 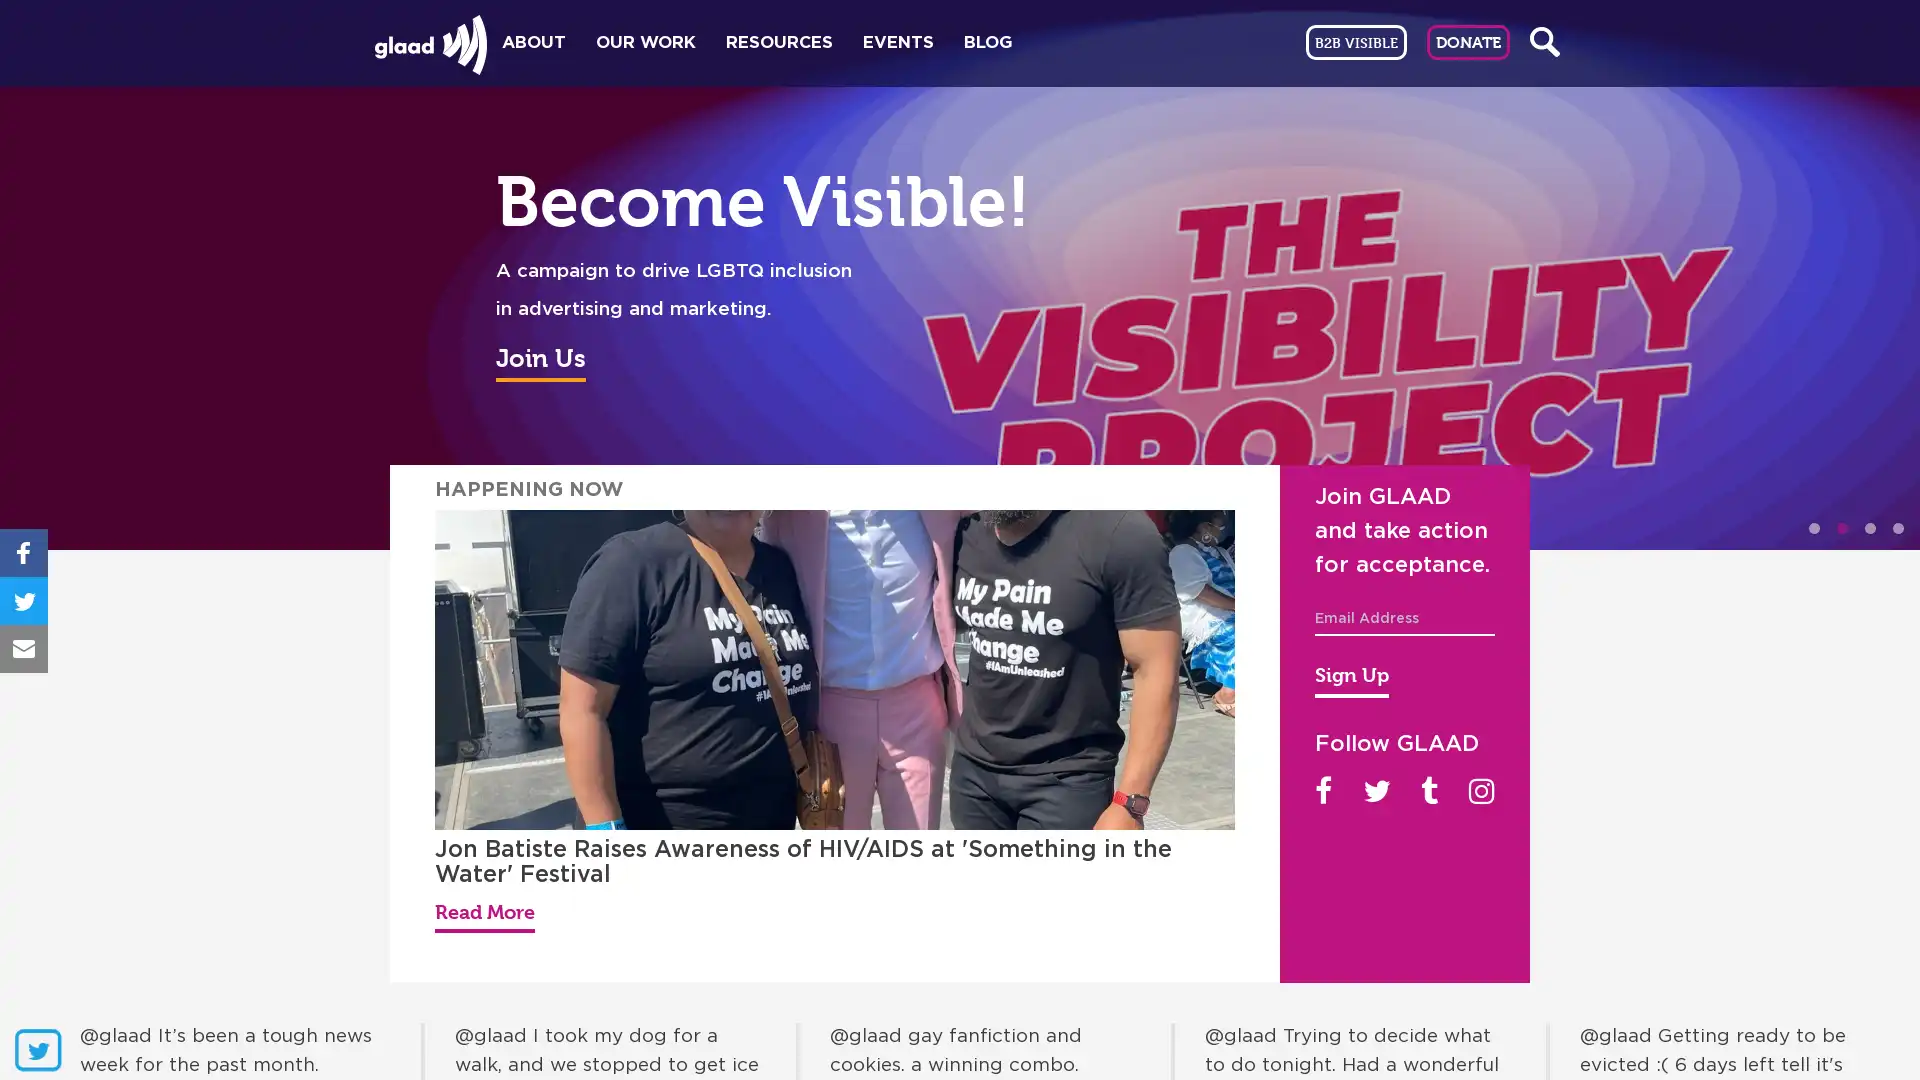 What do you see at coordinates (1459, 237) in the screenshot?
I see `Close` at bounding box center [1459, 237].